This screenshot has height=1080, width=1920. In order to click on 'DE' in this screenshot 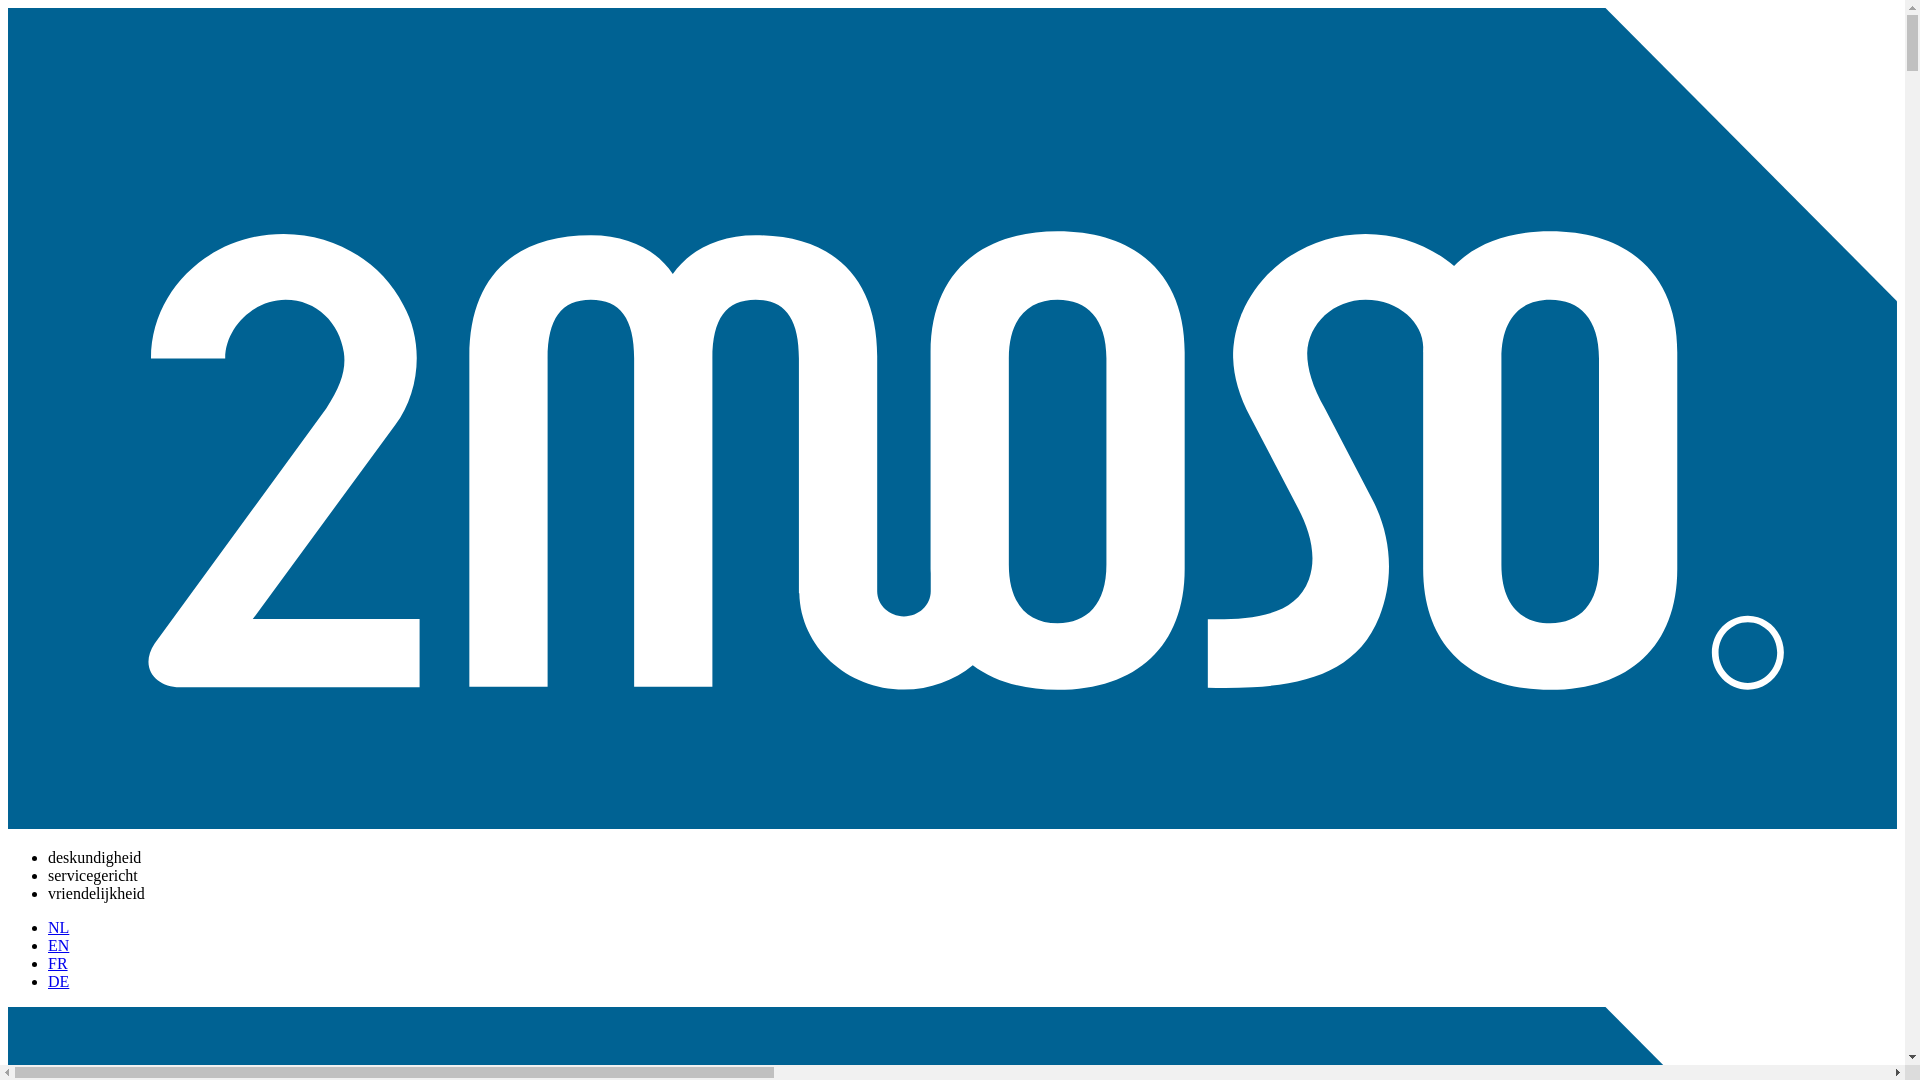, I will do `click(58, 980)`.